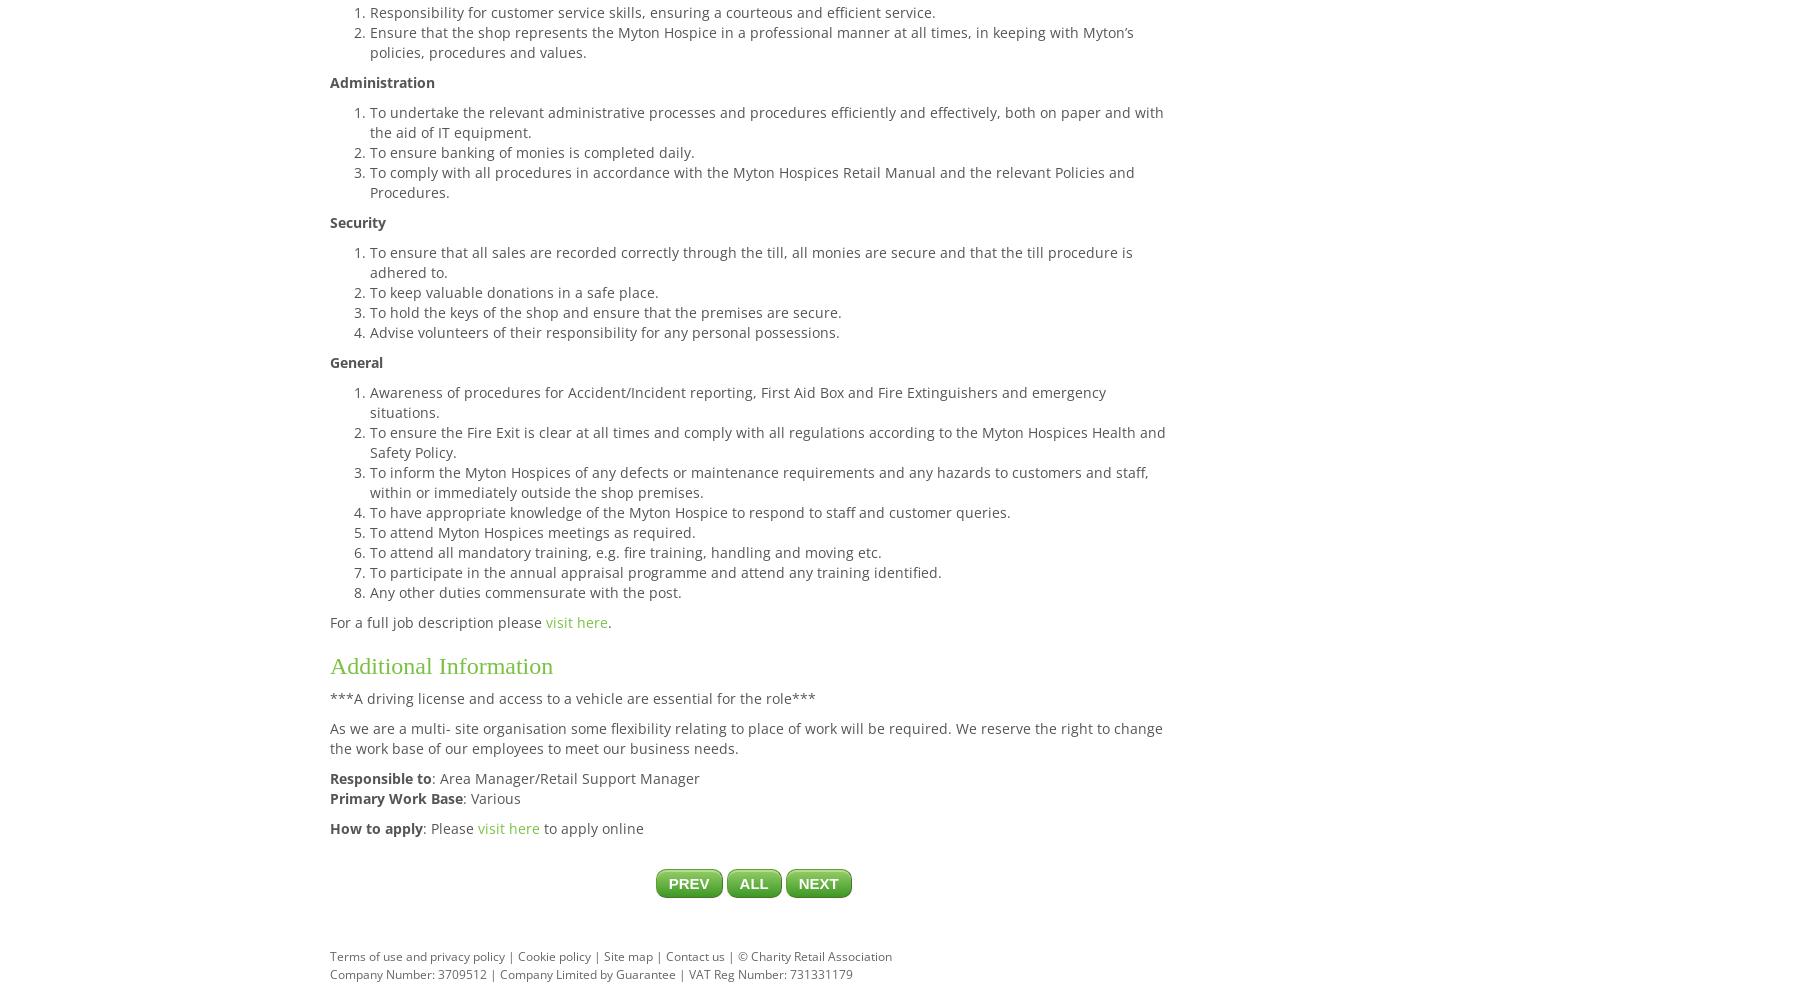 This screenshot has width=1800, height=993. I want to click on 'To attend all mandatory training, e.g. fire training, handling and moving etc.', so click(626, 550).